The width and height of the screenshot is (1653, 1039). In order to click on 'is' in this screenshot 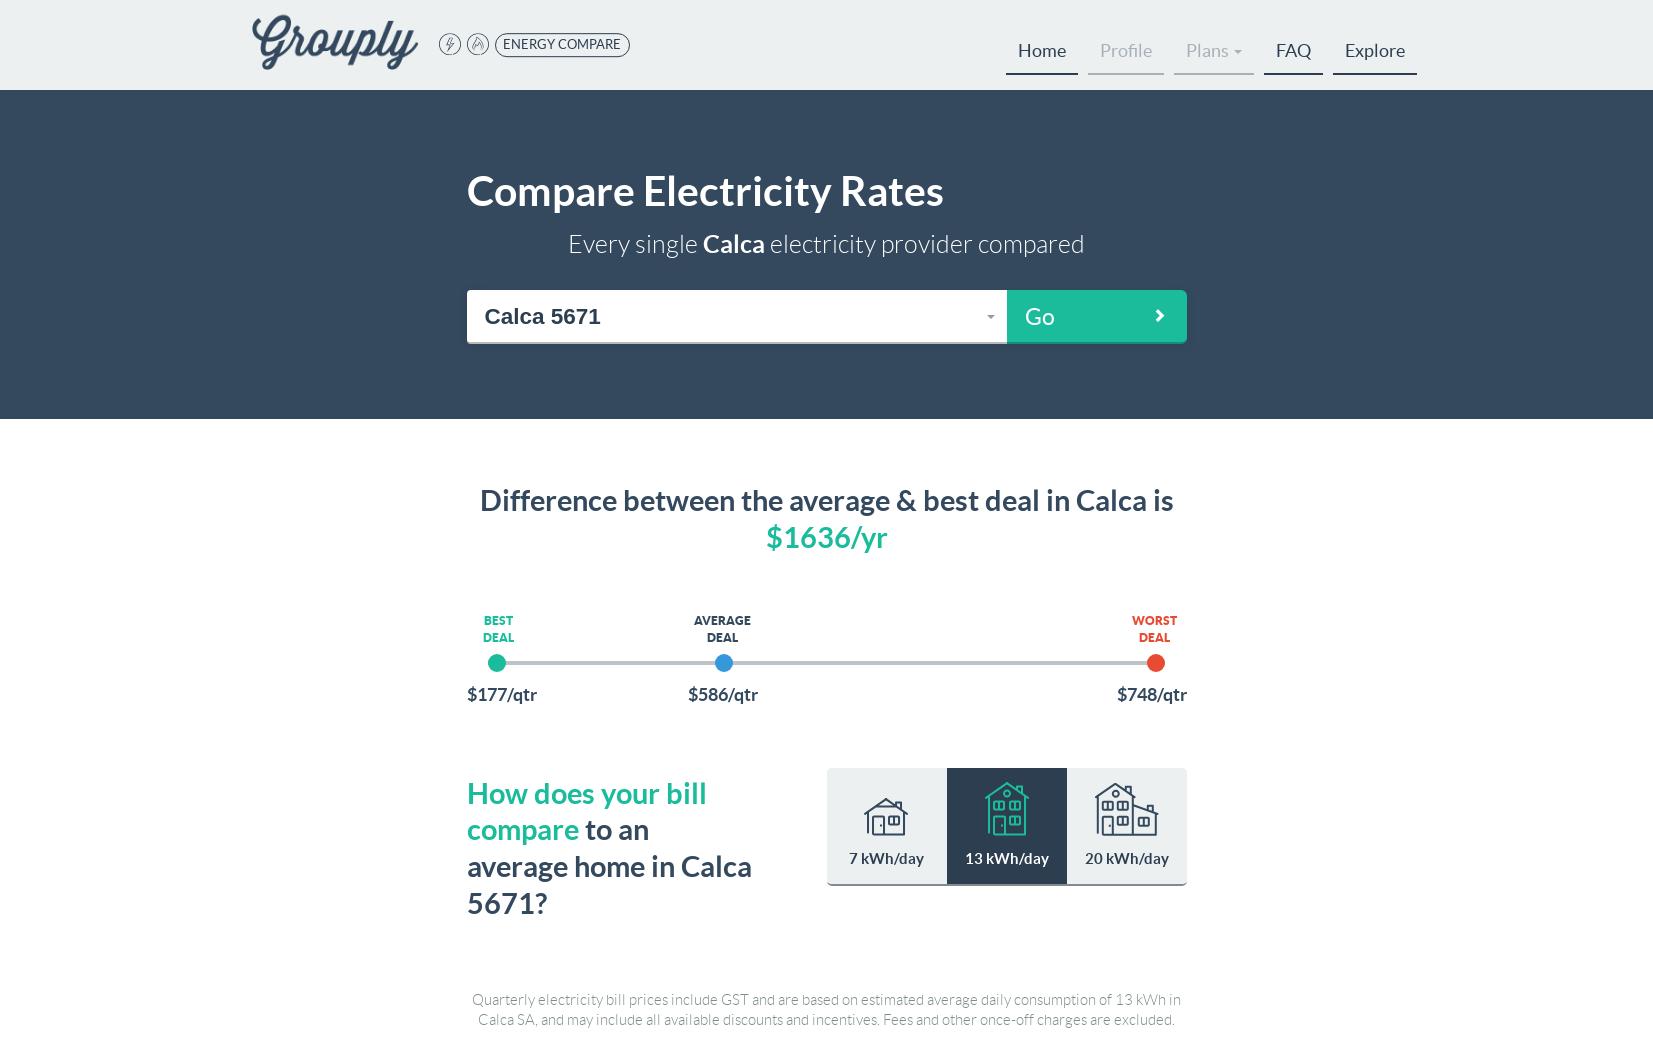, I will do `click(1159, 498)`.